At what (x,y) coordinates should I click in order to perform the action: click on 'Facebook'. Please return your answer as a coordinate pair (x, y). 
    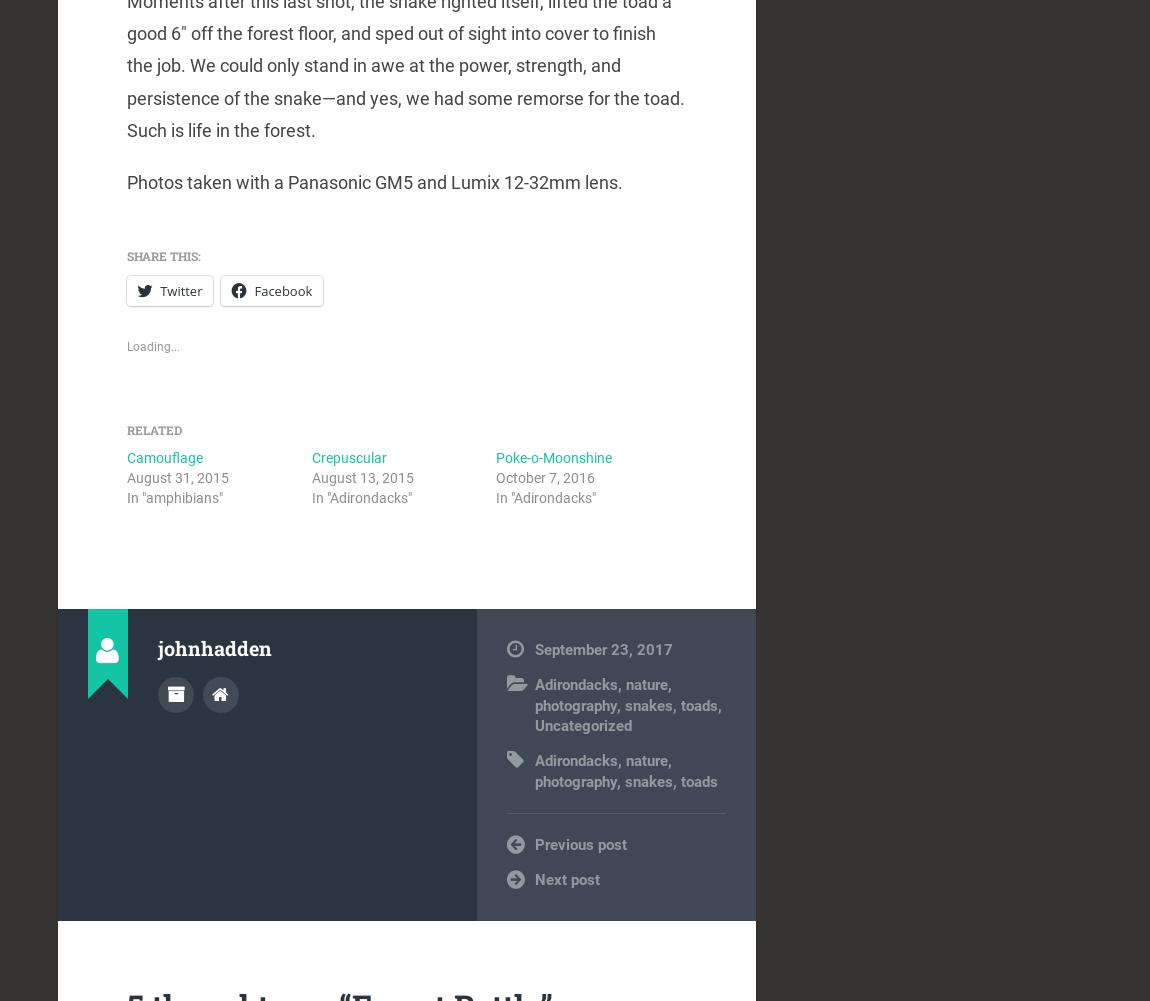
    Looking at the image, I should click on (282, 290).